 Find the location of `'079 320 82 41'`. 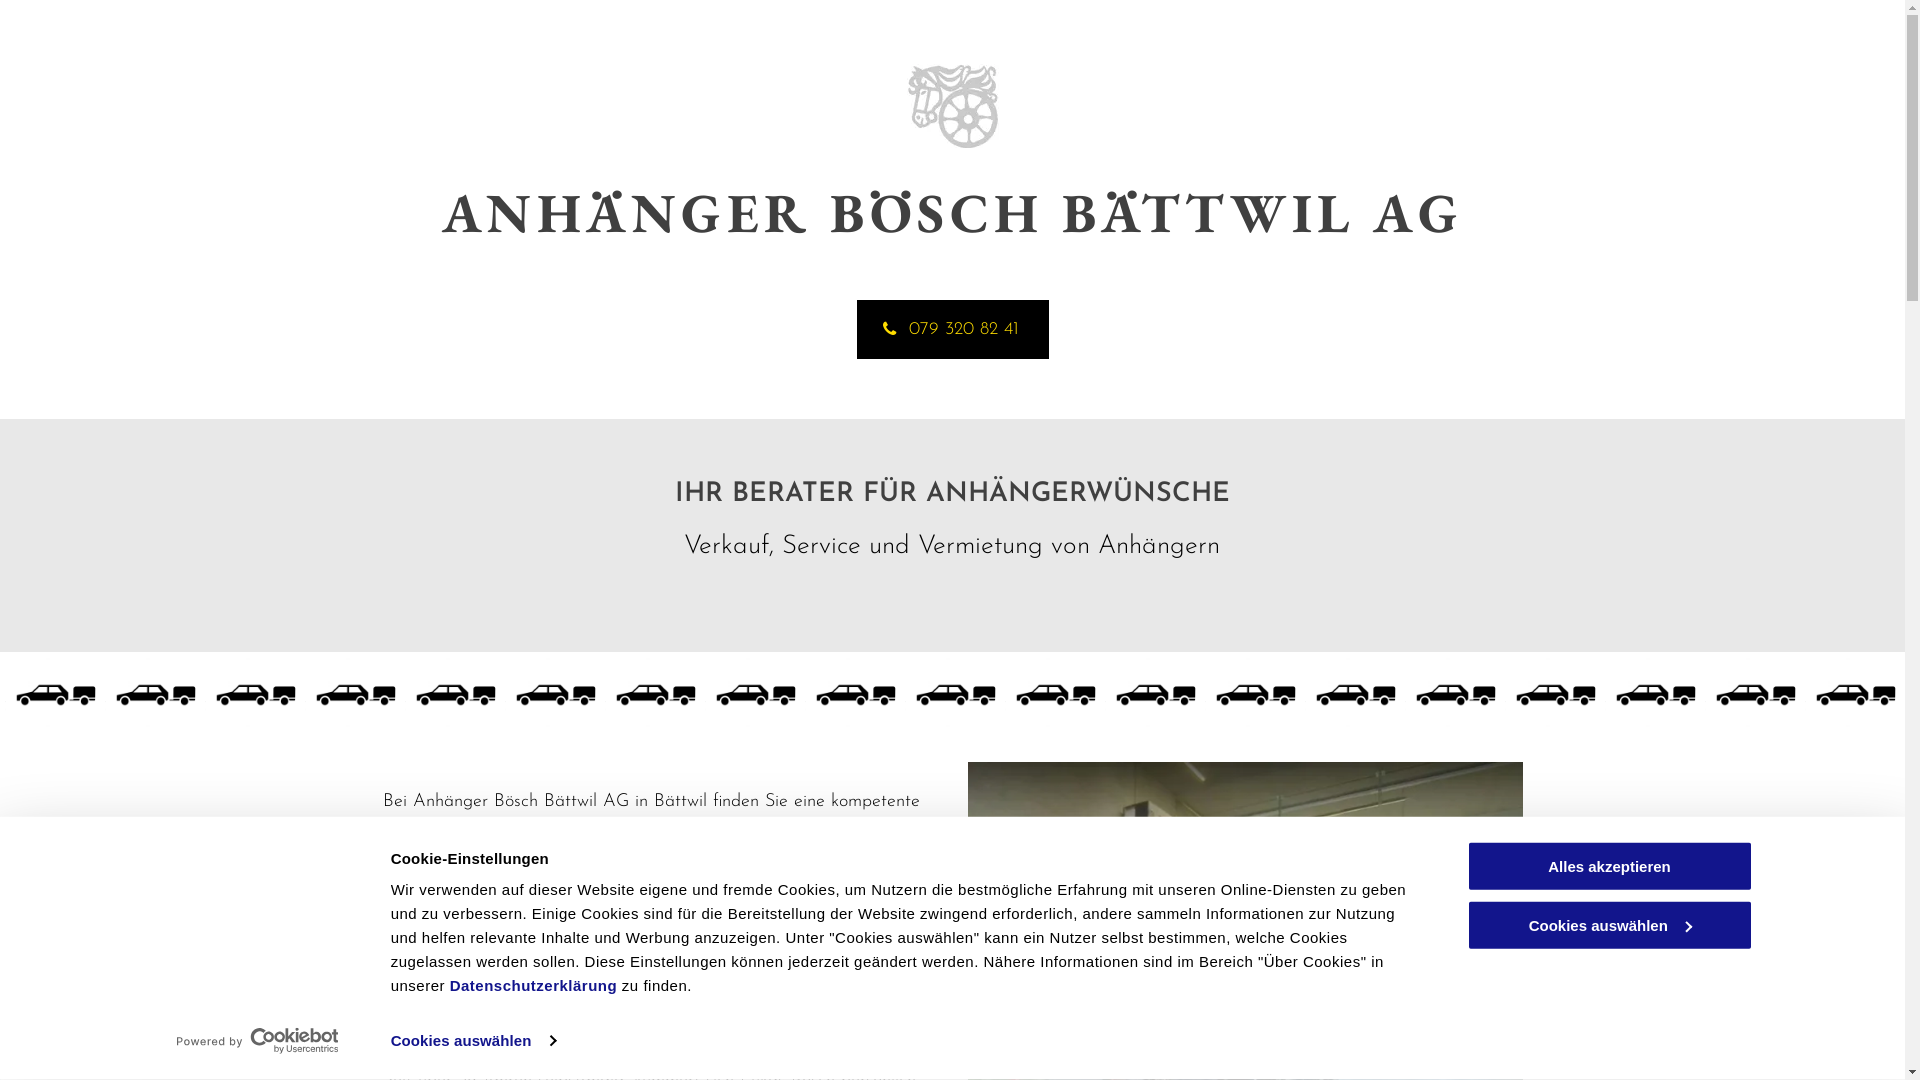

'079 320 82 41' is located at coordinates (950, 328).